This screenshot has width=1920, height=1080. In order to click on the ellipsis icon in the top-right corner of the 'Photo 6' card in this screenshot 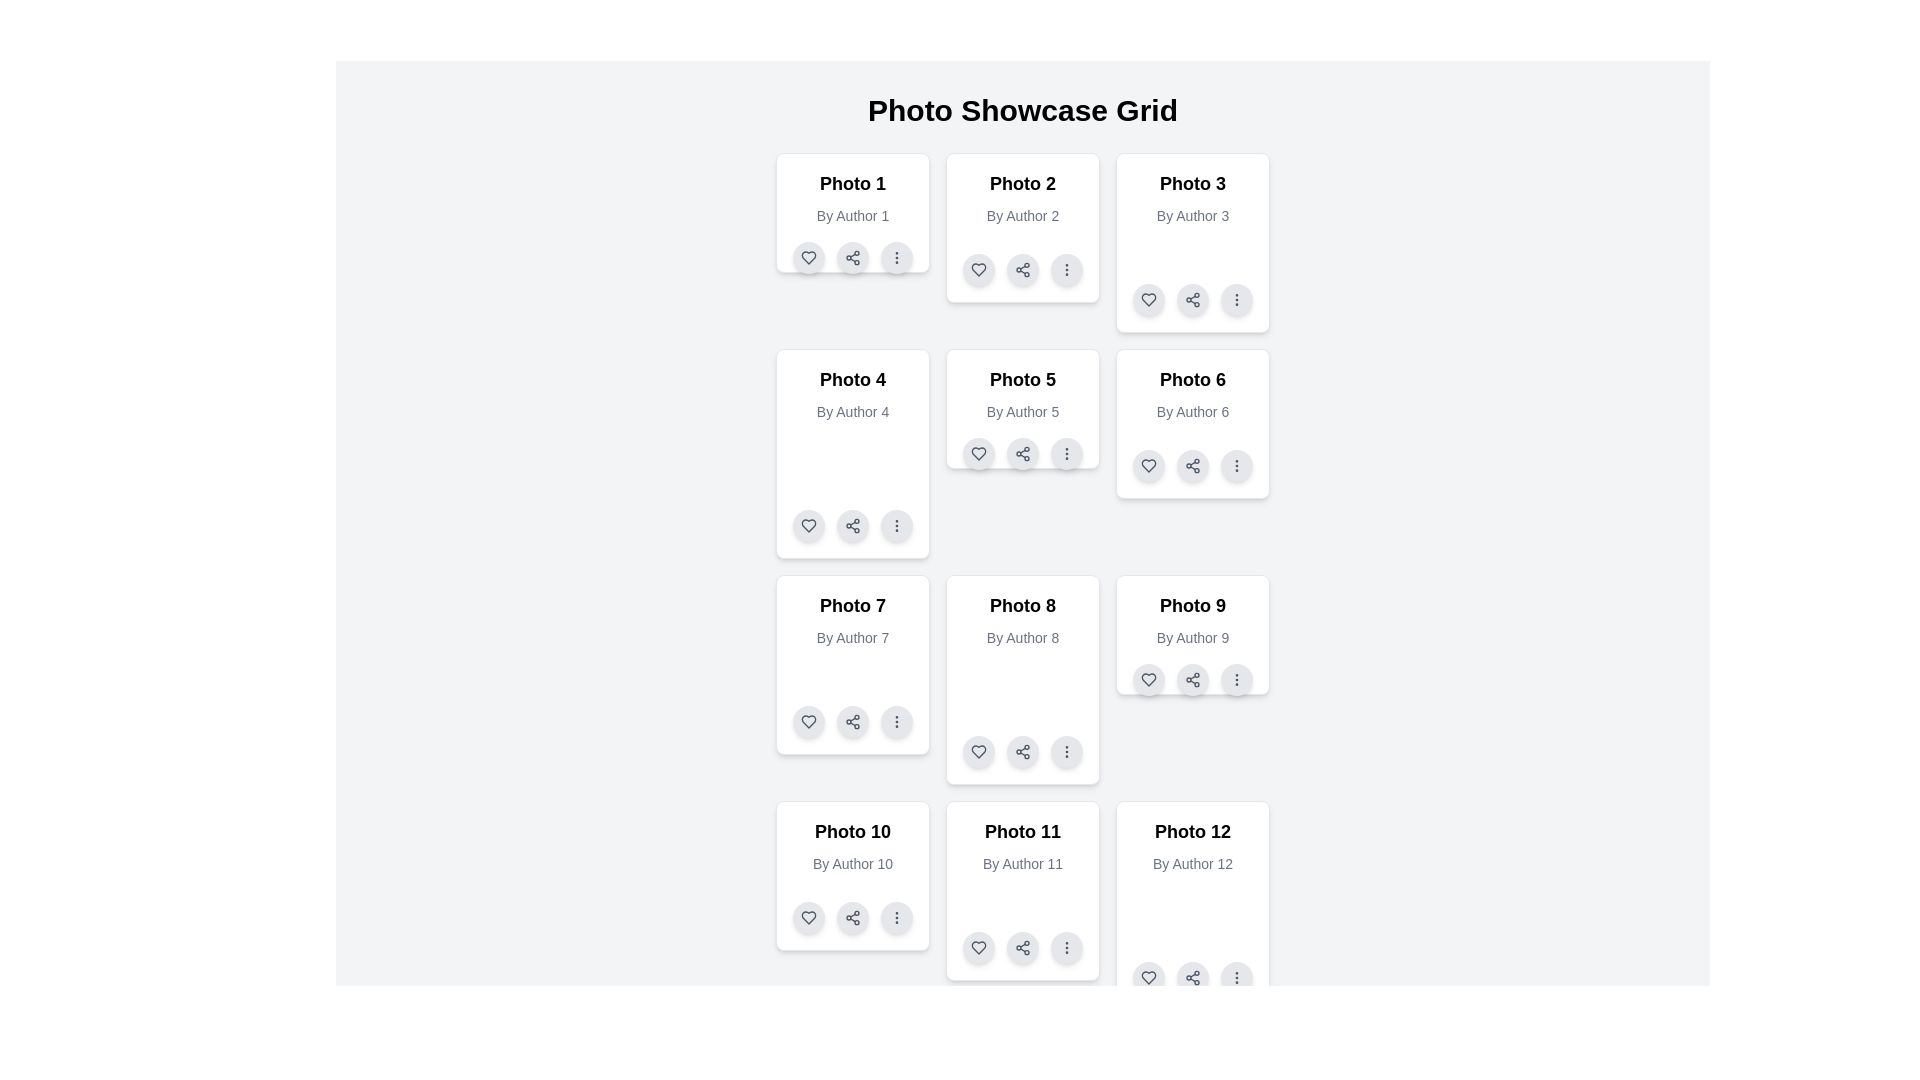, I will do `click(1236, 466)`.